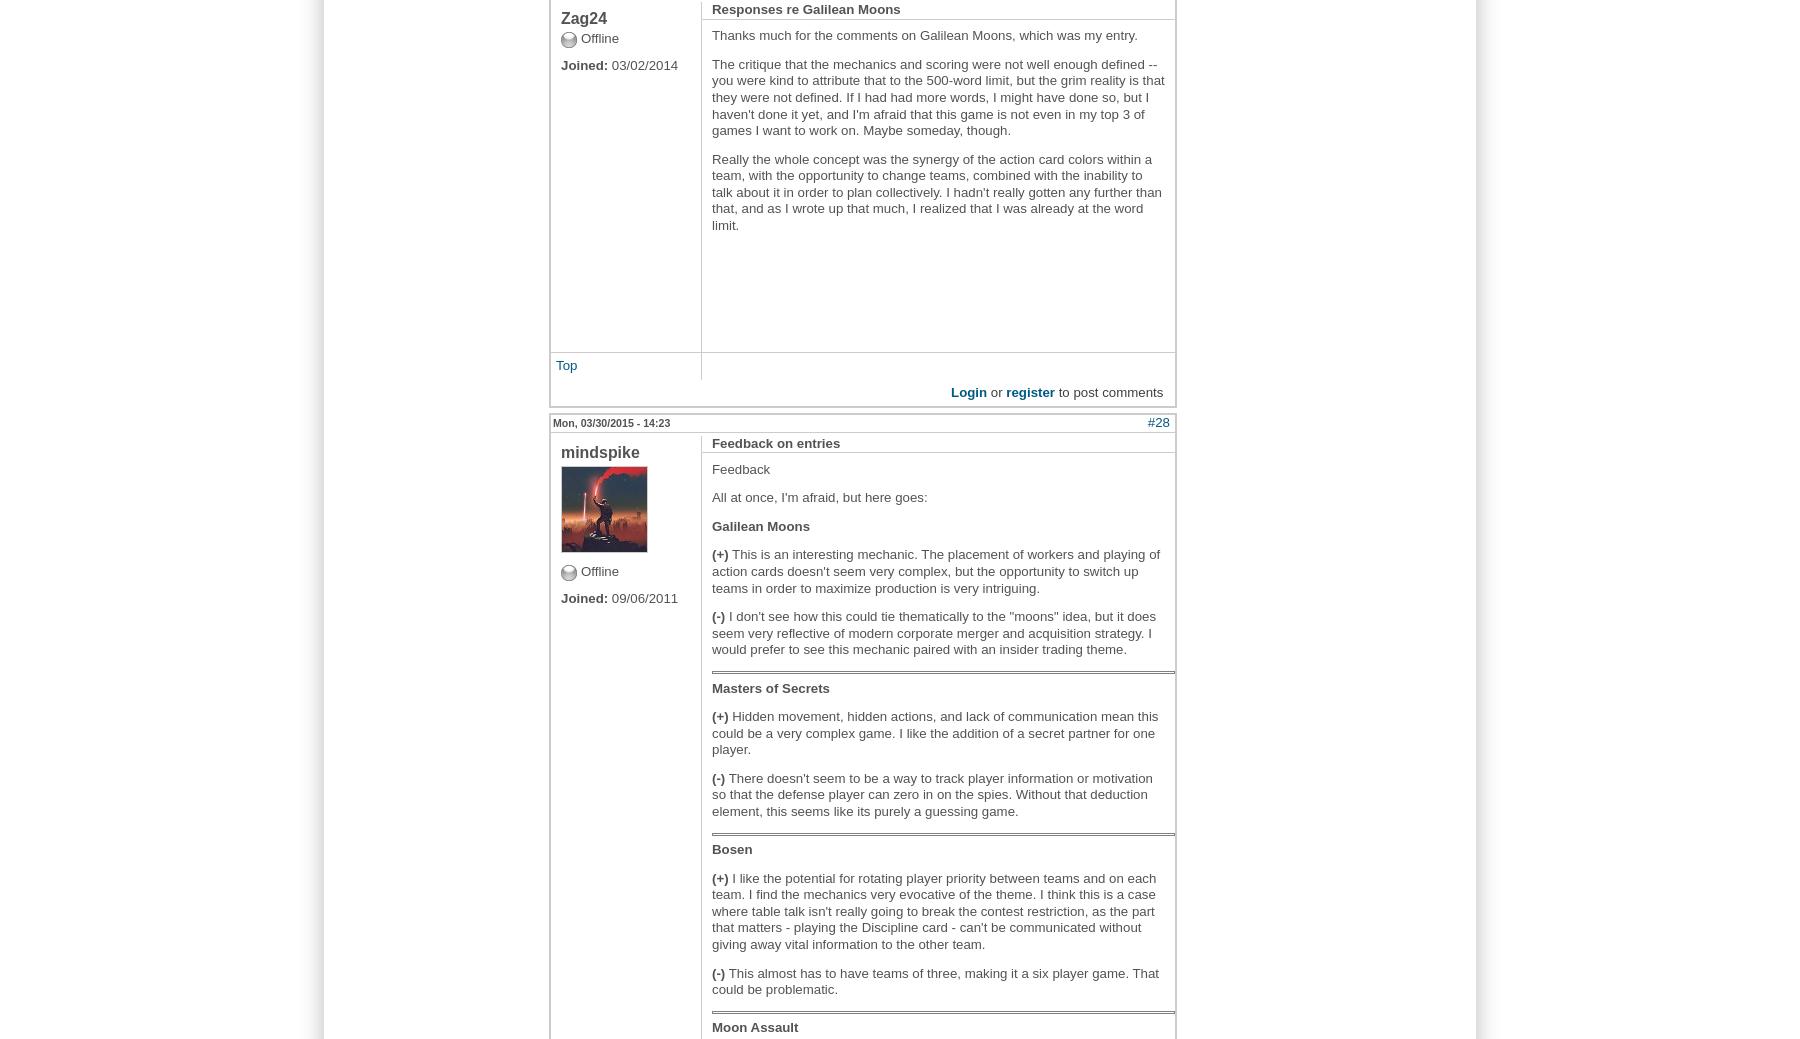 The height and width of the screenshot is (1039, 1800). Describe the element at coordinates (806, 7) in the screenshot. I see `'Responses re Galilean Moons'` at that location.